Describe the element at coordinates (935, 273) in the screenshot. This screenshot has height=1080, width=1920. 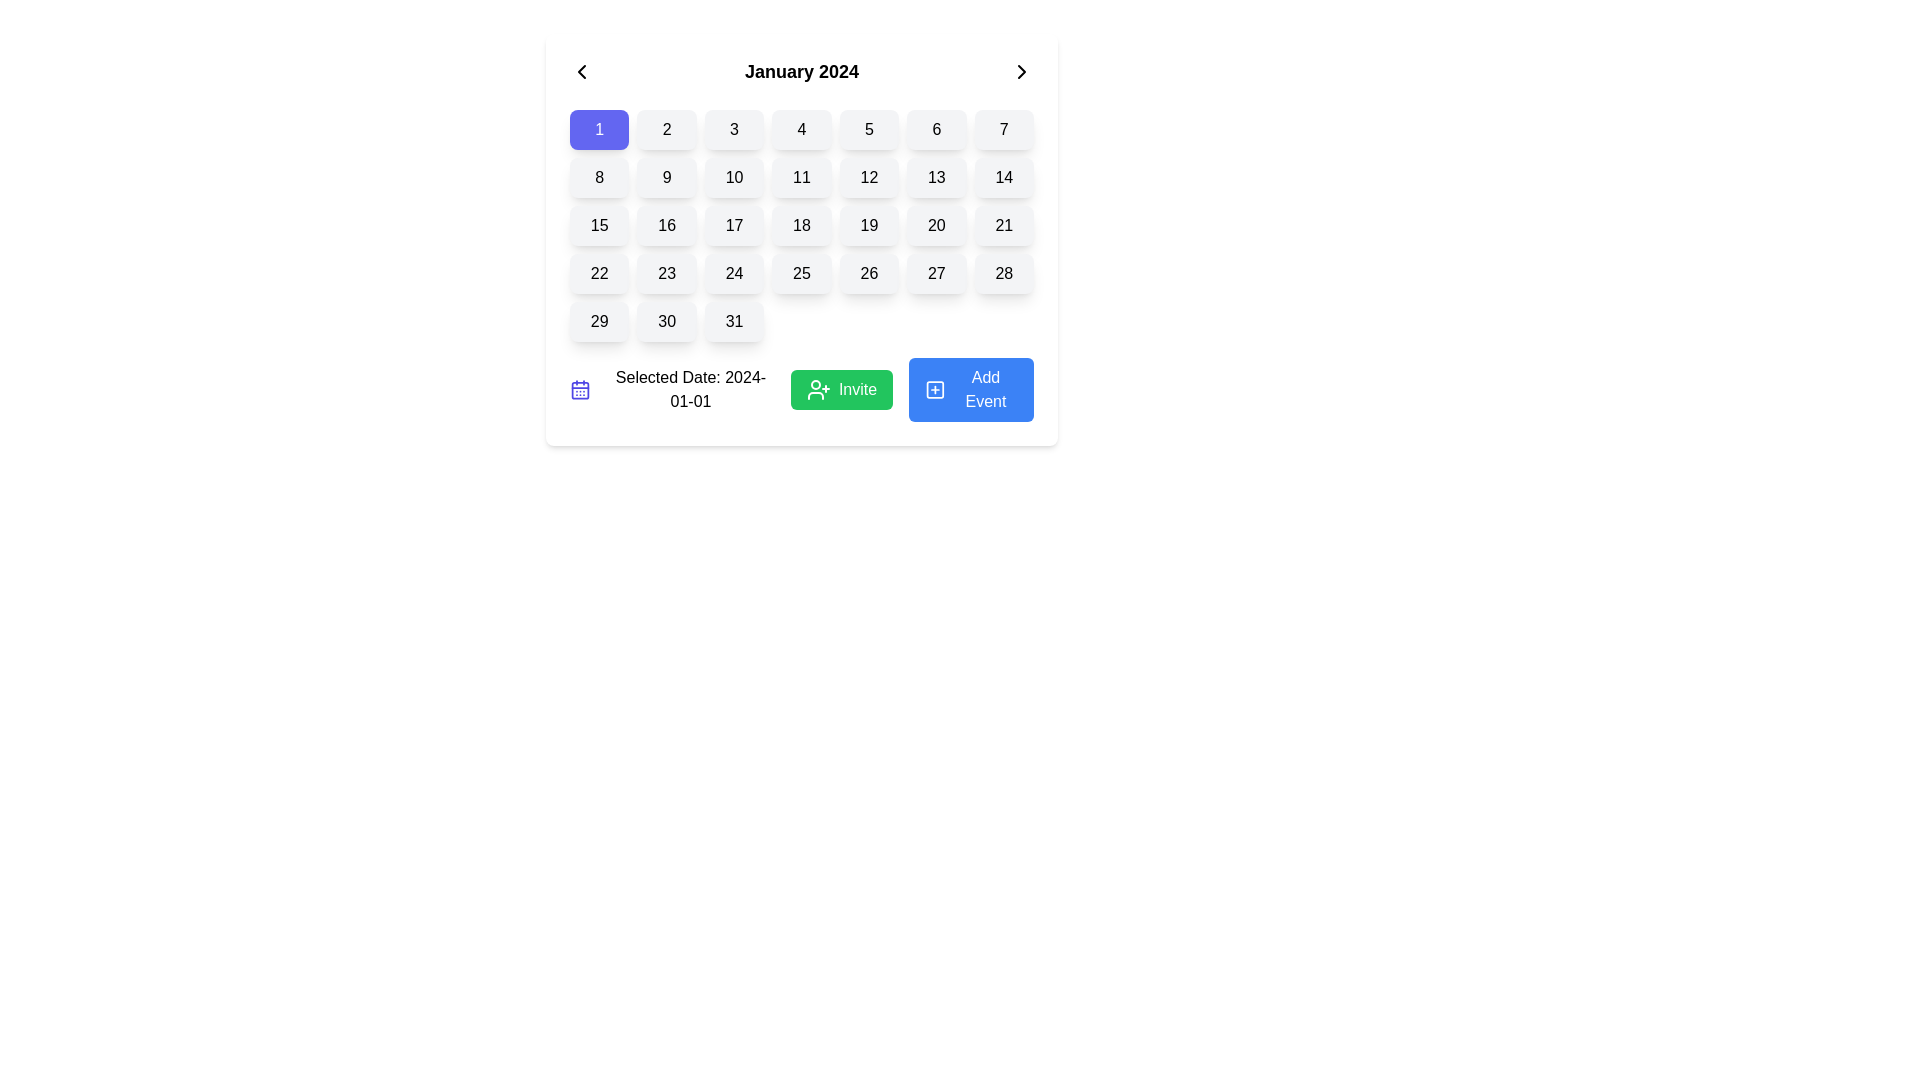
I see `the calendar day cell representing the 27th day of the month, which is displayed in the 7th column and 4th row of the grid` at that location.